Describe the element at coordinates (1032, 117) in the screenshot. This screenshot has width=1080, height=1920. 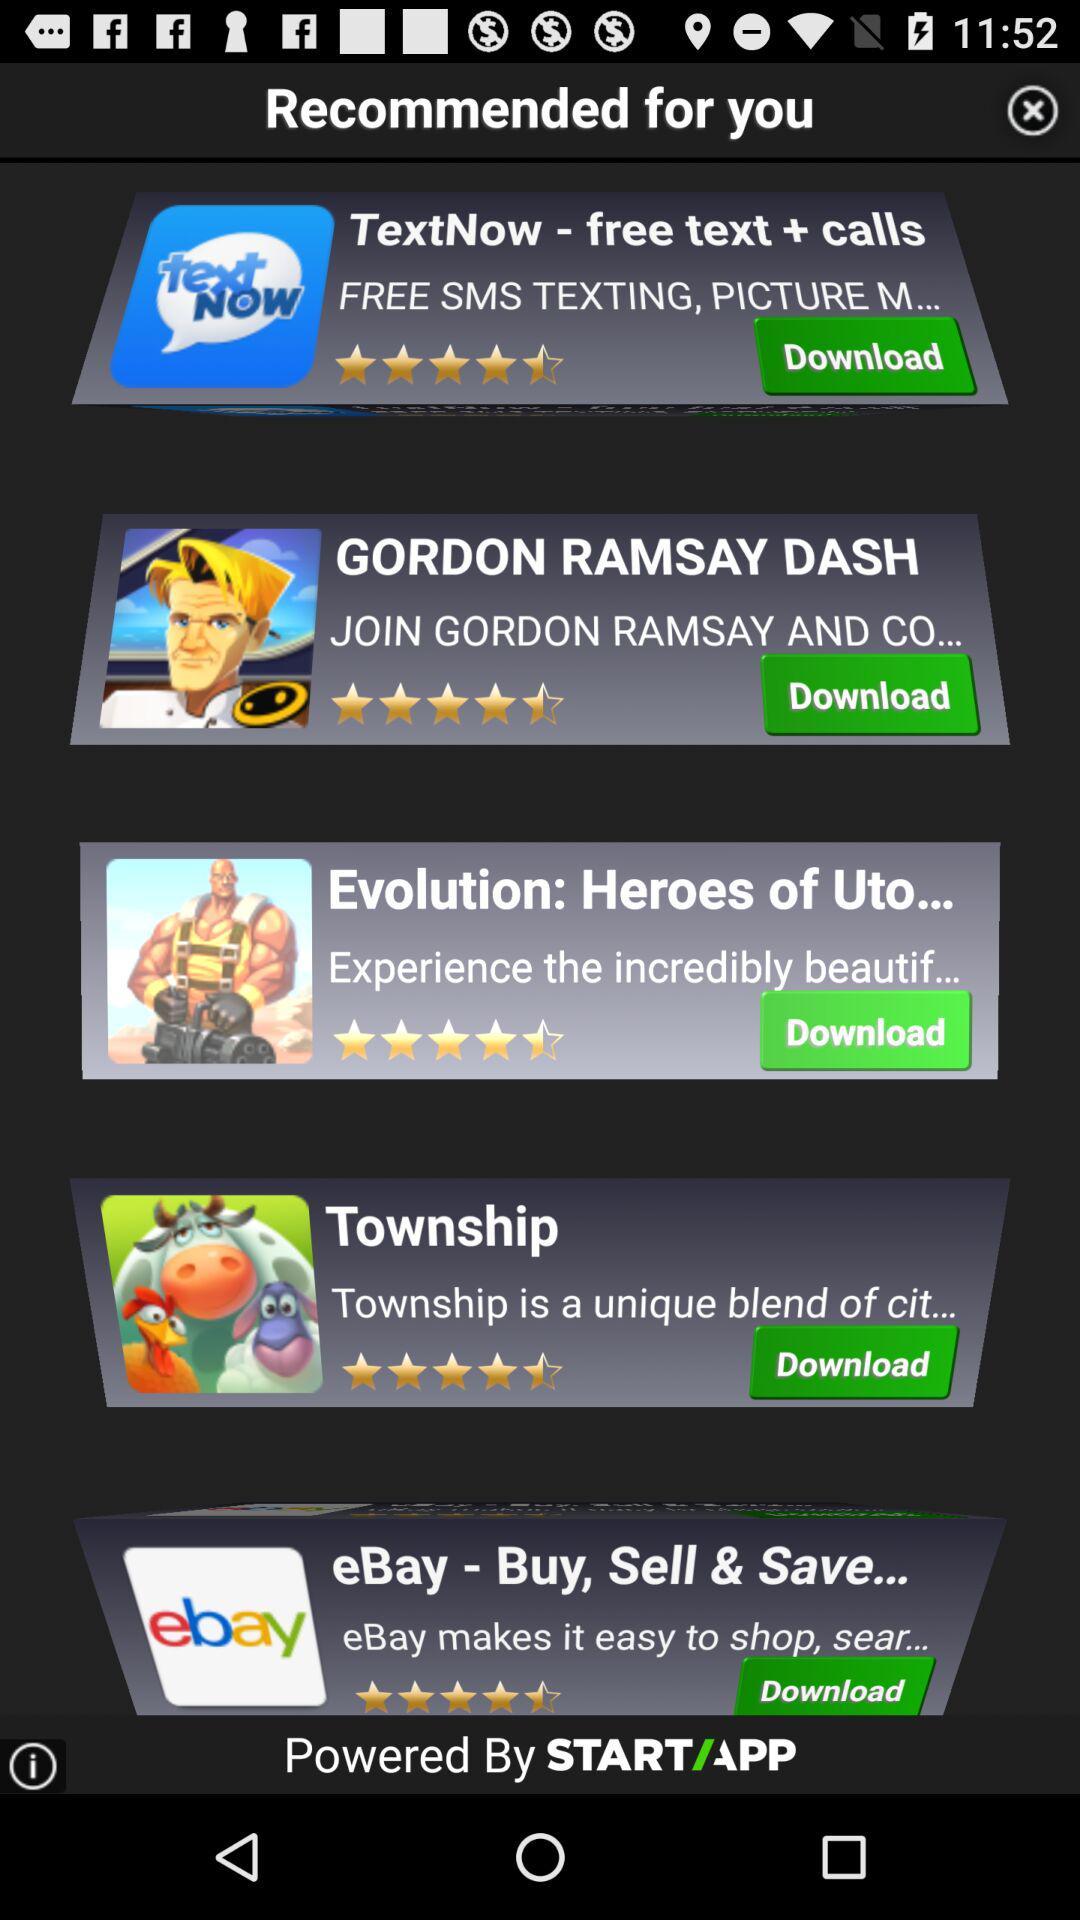
I see `the close icon` at that location.